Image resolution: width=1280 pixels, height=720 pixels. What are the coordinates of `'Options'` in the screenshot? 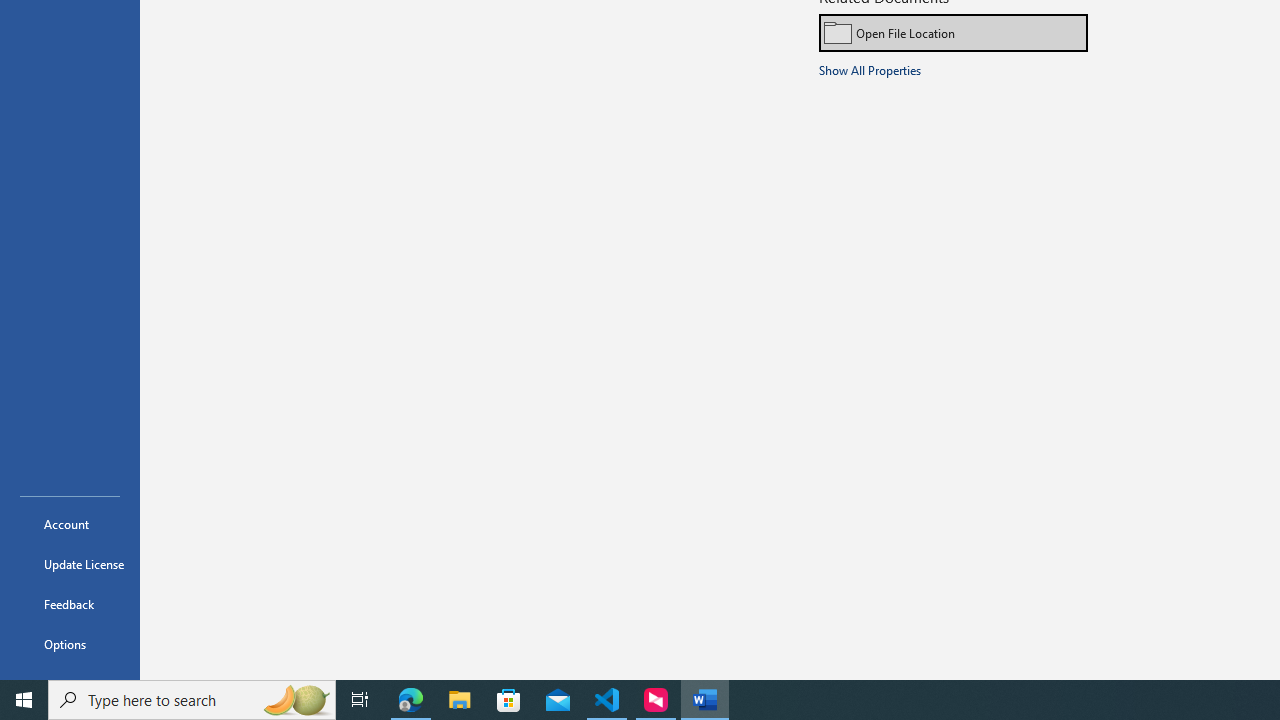 It's located at (69, 644).